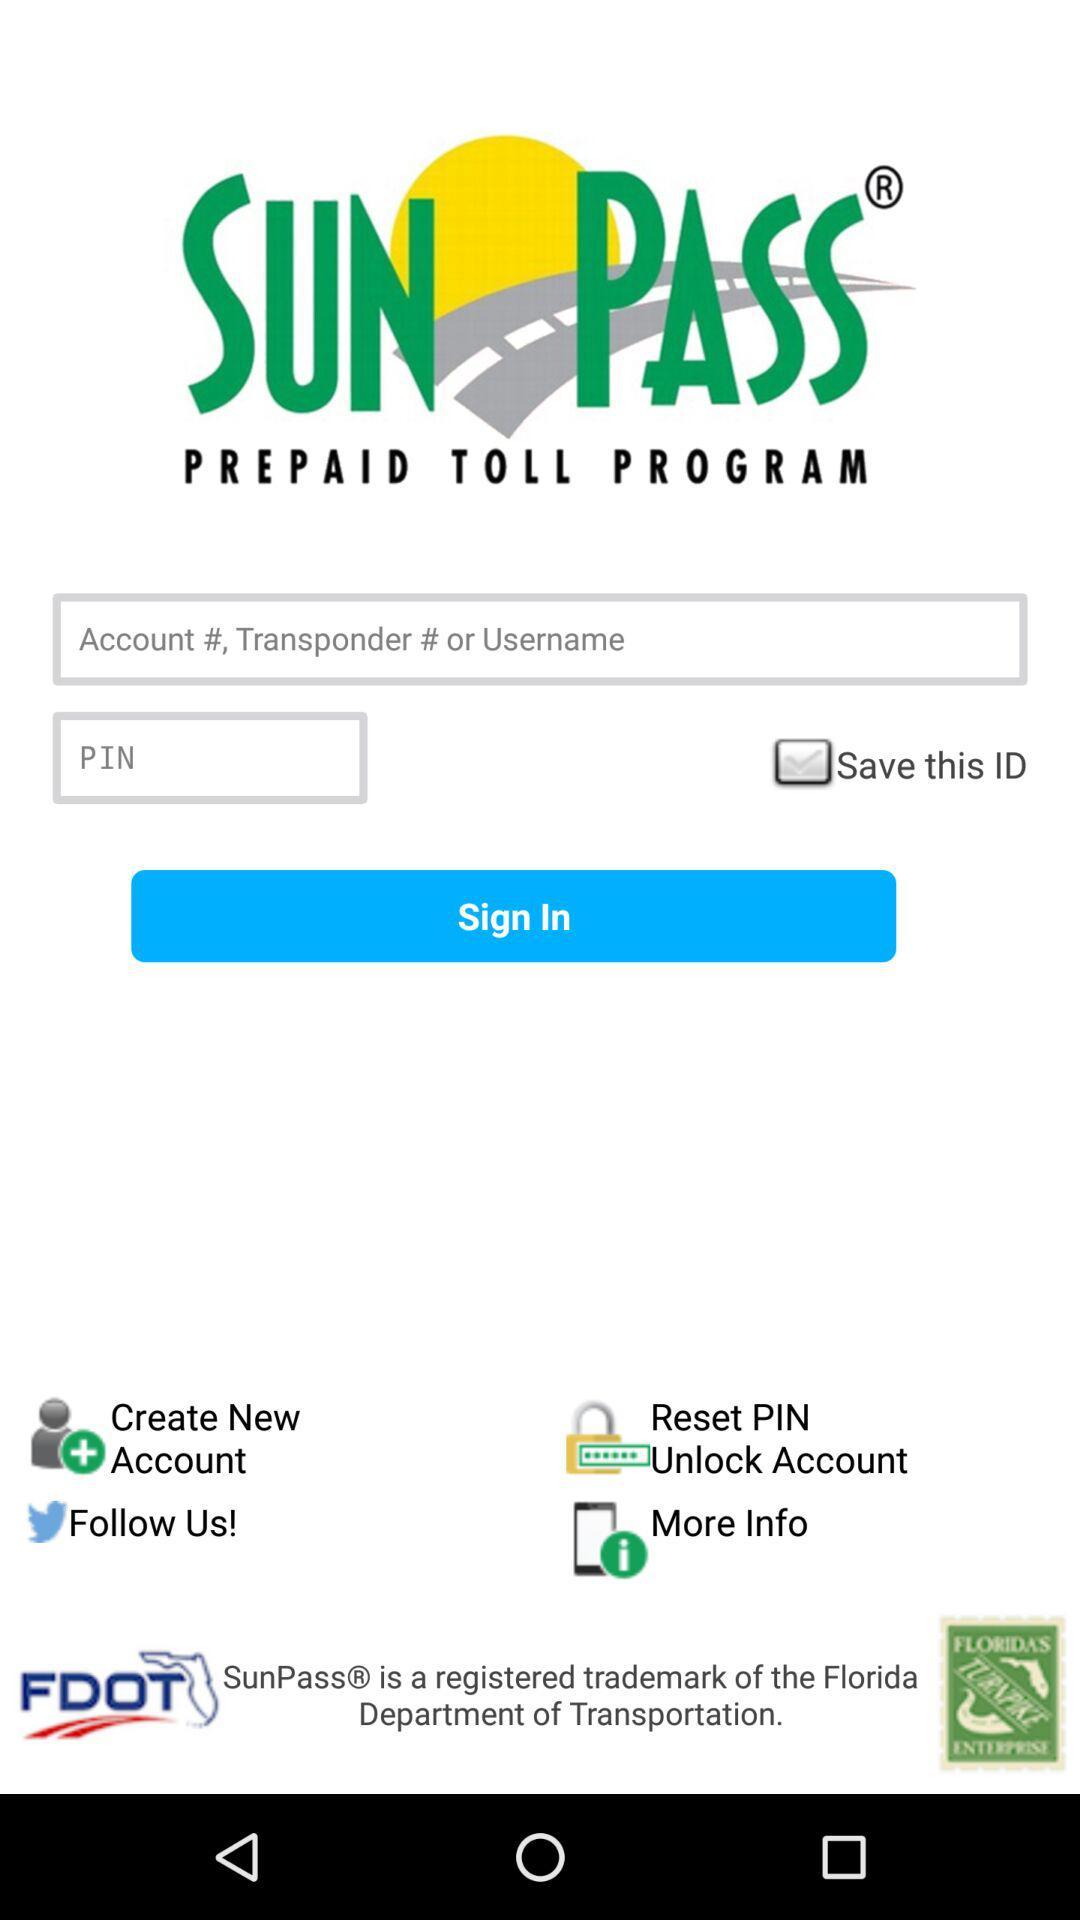  I want to click on the item to the right of create new, so click(810, 1436).